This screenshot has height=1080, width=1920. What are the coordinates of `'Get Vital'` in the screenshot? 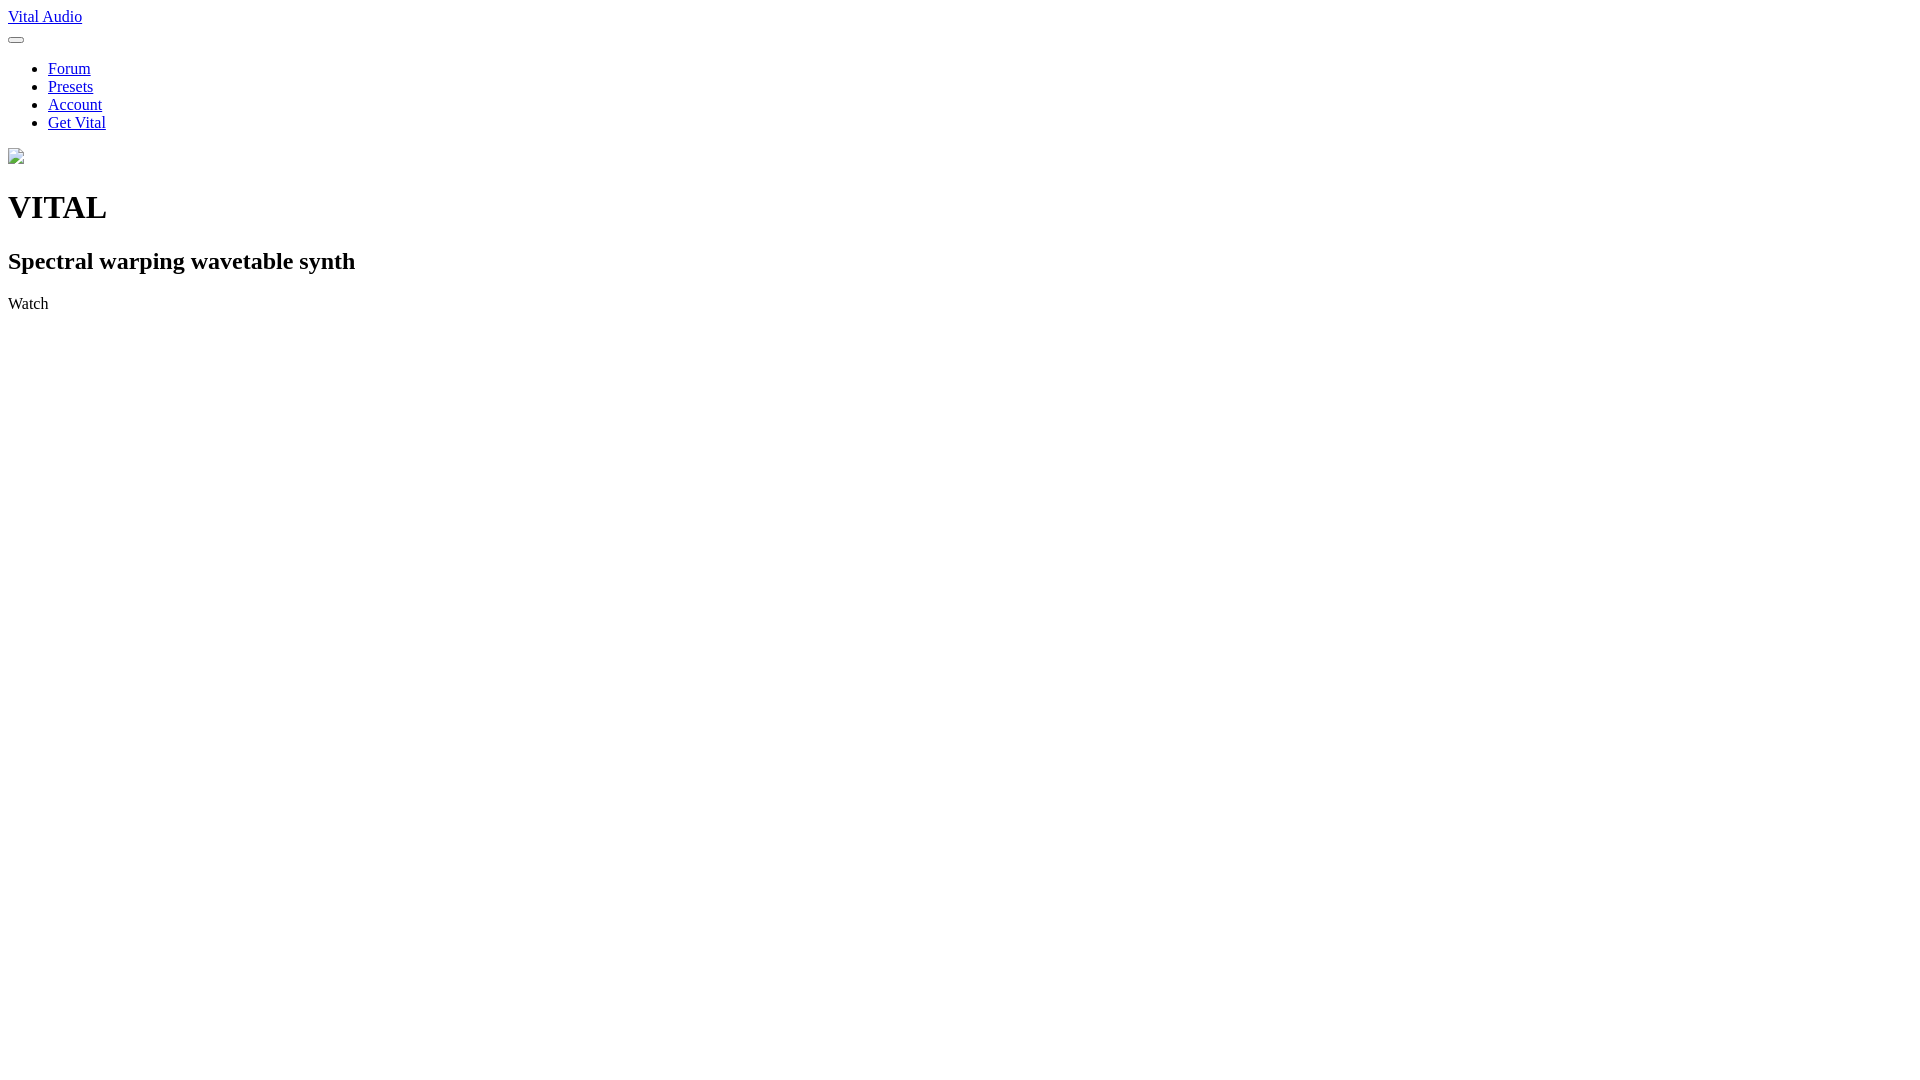 It's located at (76, 122).